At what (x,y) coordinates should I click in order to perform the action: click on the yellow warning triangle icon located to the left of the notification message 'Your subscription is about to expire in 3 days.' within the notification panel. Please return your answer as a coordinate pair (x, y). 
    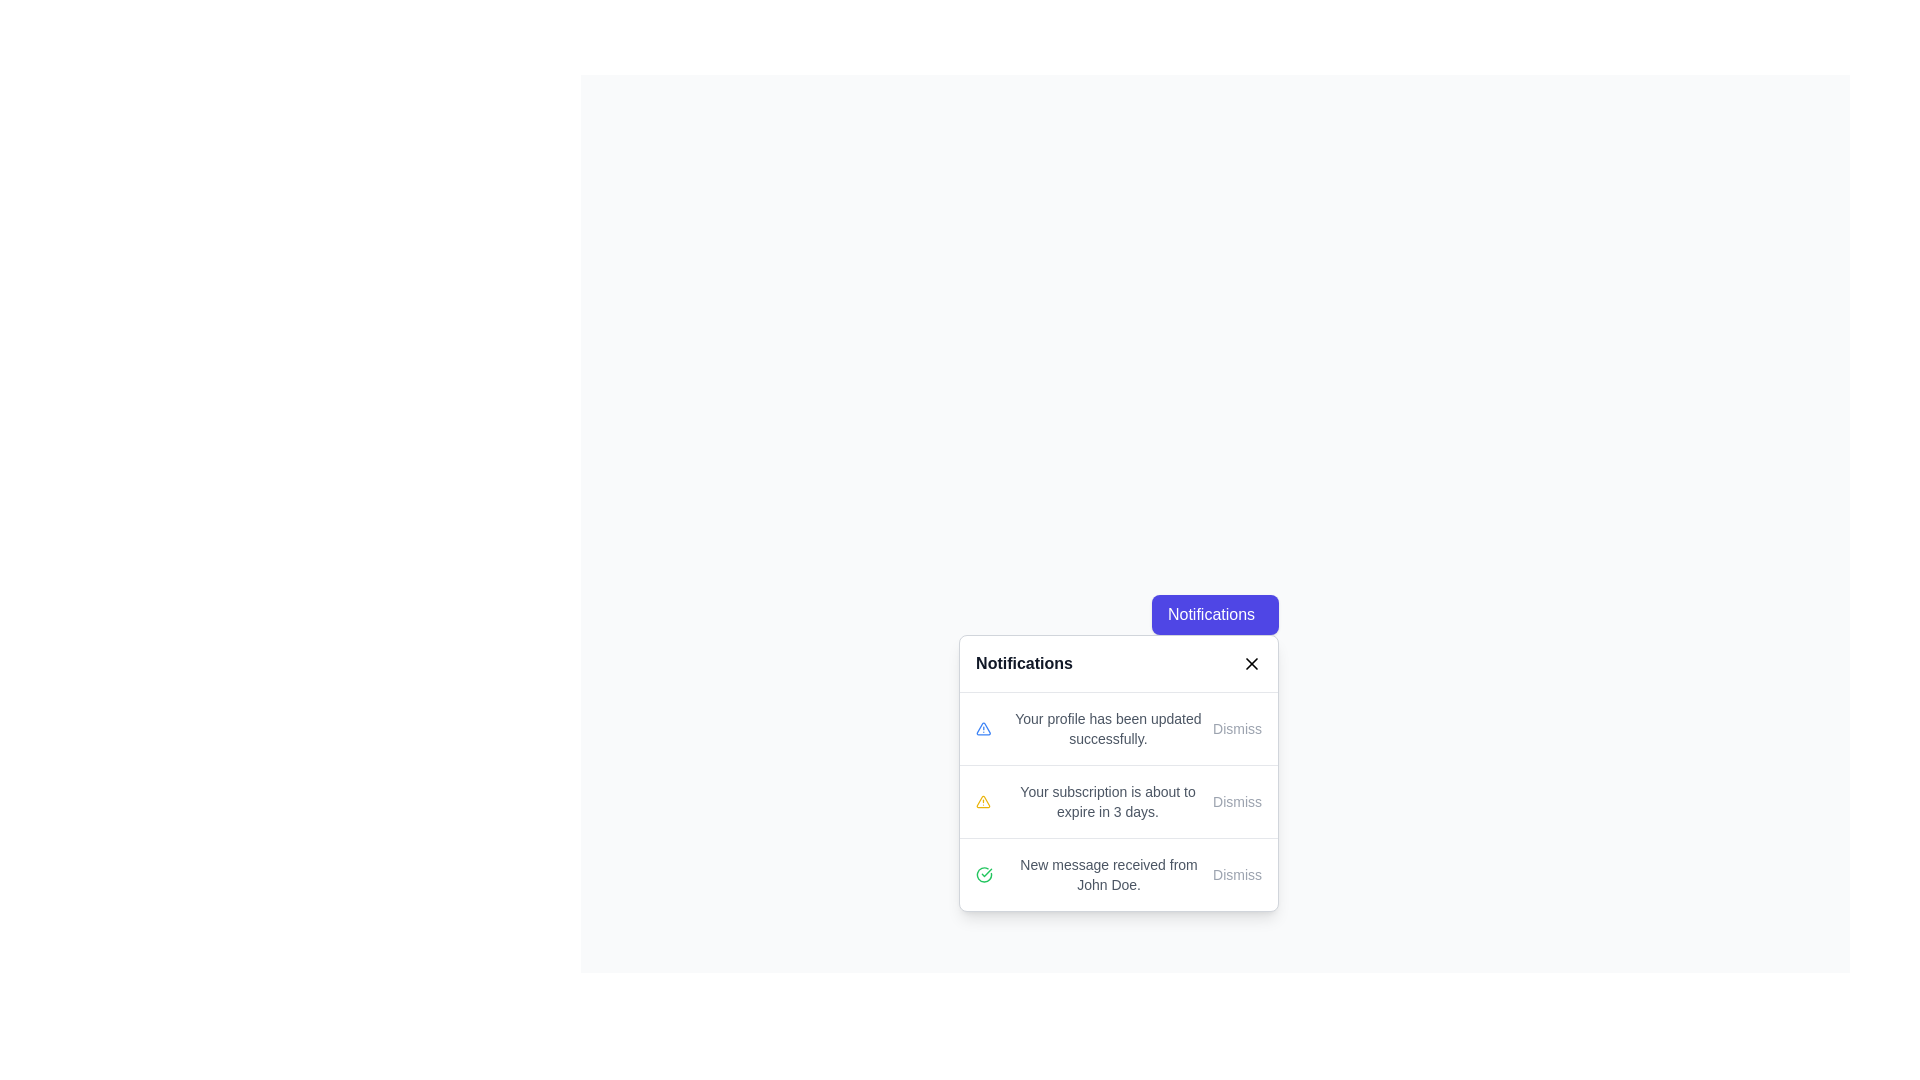
    Looking at the image, I should click on (983, 801).